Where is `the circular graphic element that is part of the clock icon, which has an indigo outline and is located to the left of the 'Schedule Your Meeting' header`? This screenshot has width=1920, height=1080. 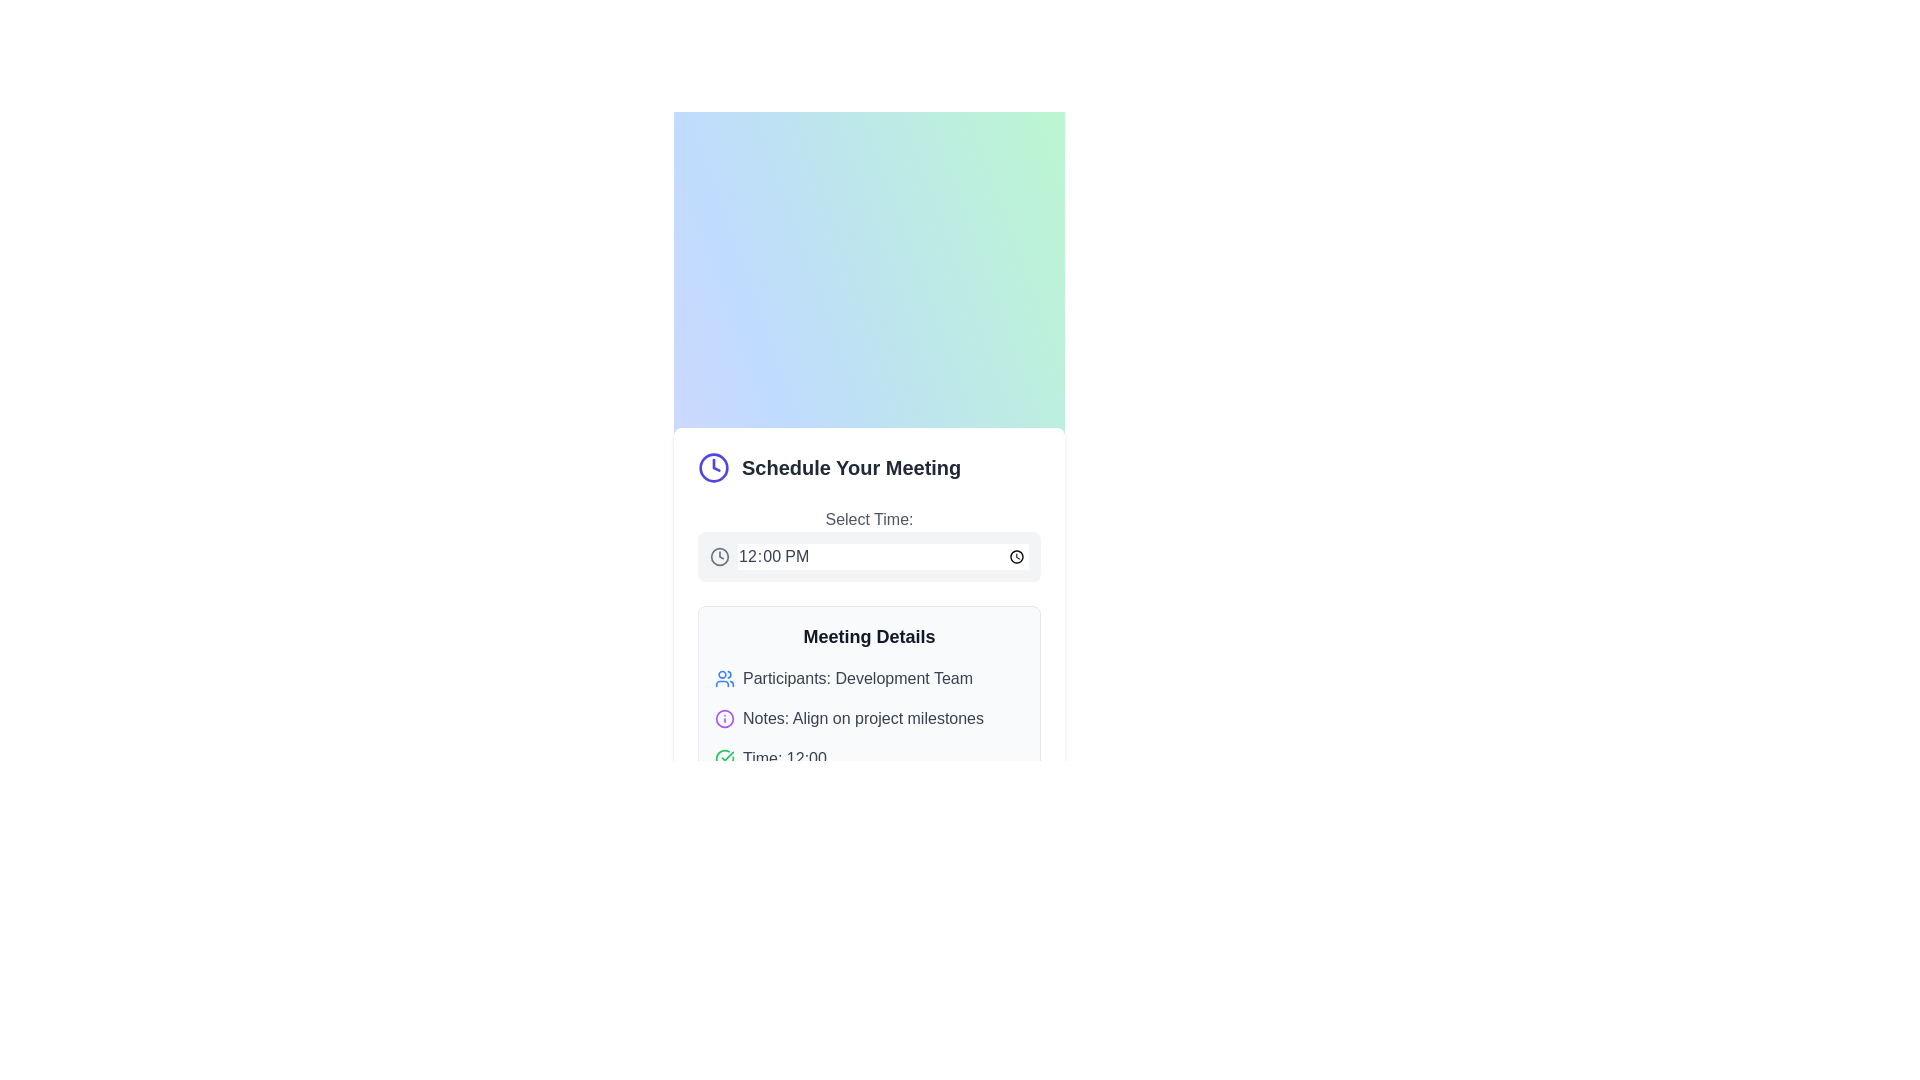 the circular graphic element that is part of the clock icon, which has an indigo outline and is located to the left of the 'Schedule Your Meeting' header is located at coordinates (714, 467).